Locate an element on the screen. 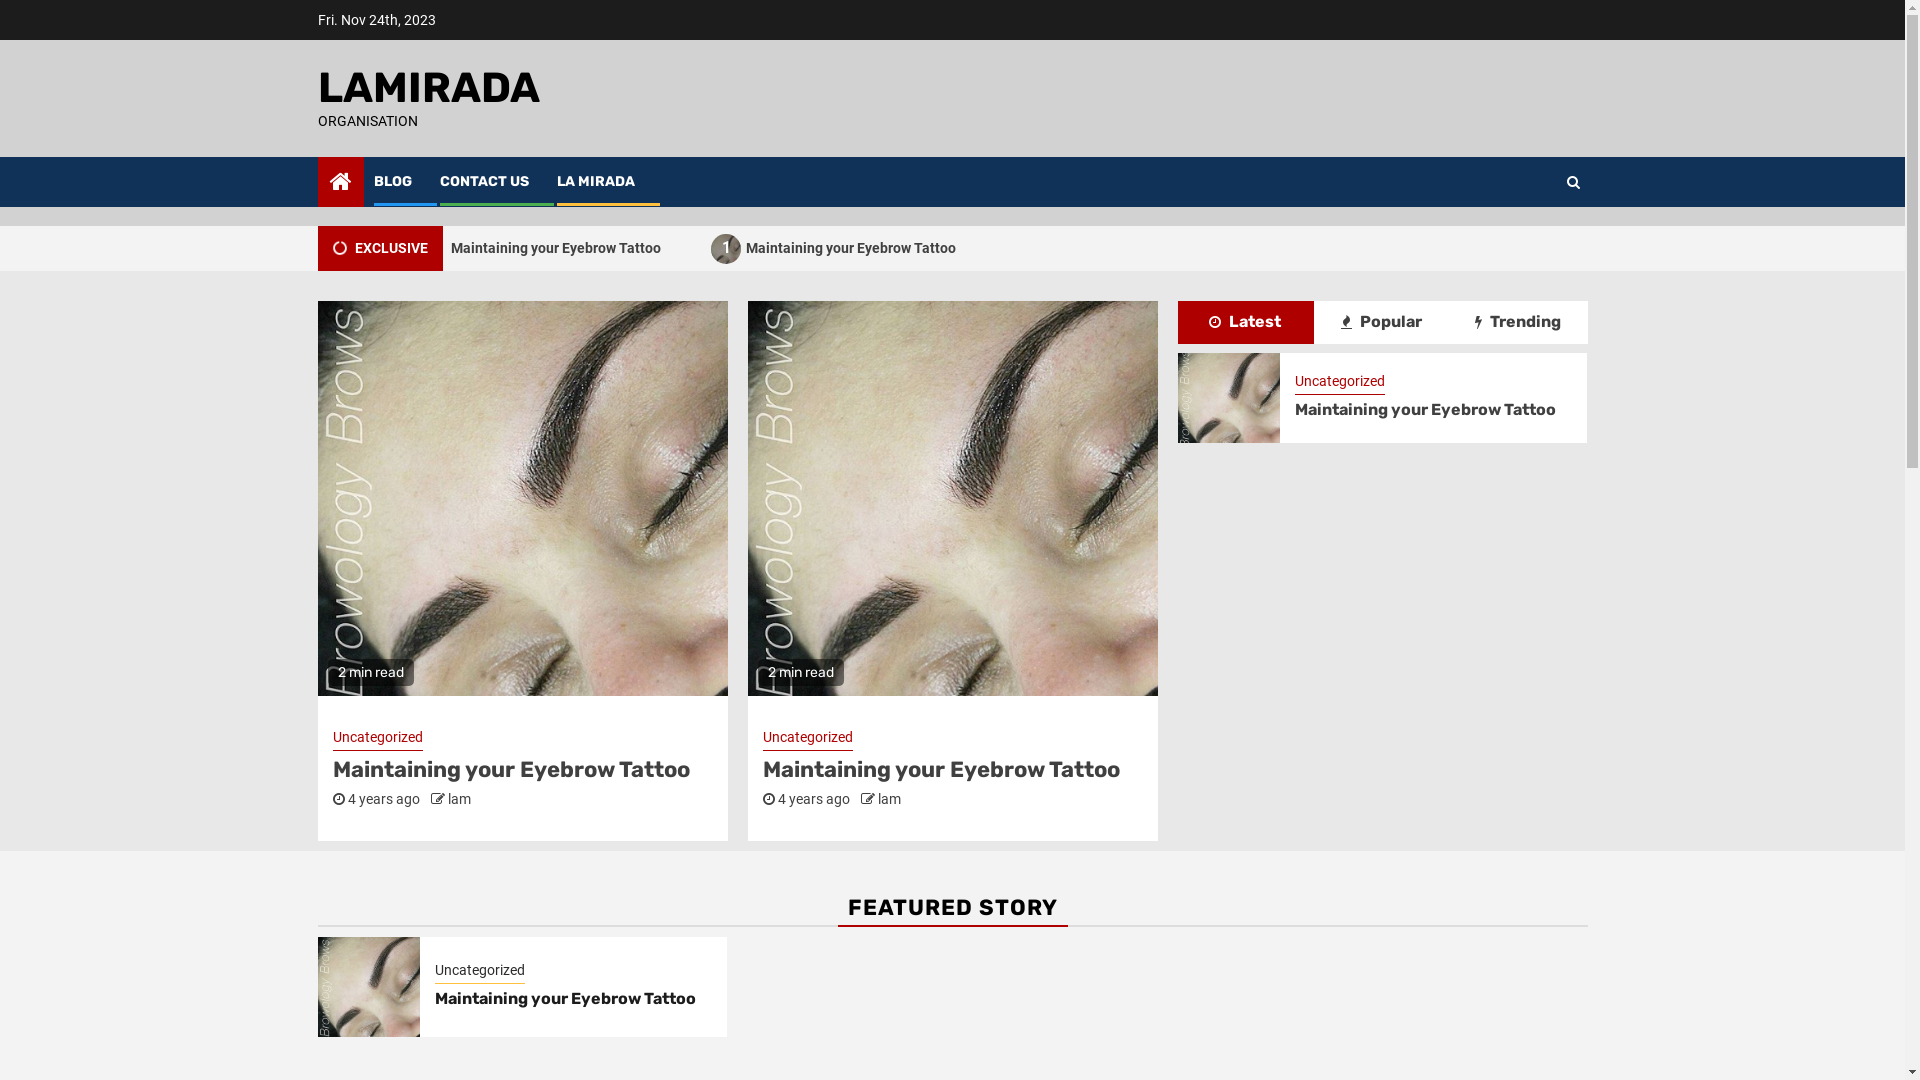  'Maintaining your Eyebrow Tattoo' is located at coordinates (510, 768).